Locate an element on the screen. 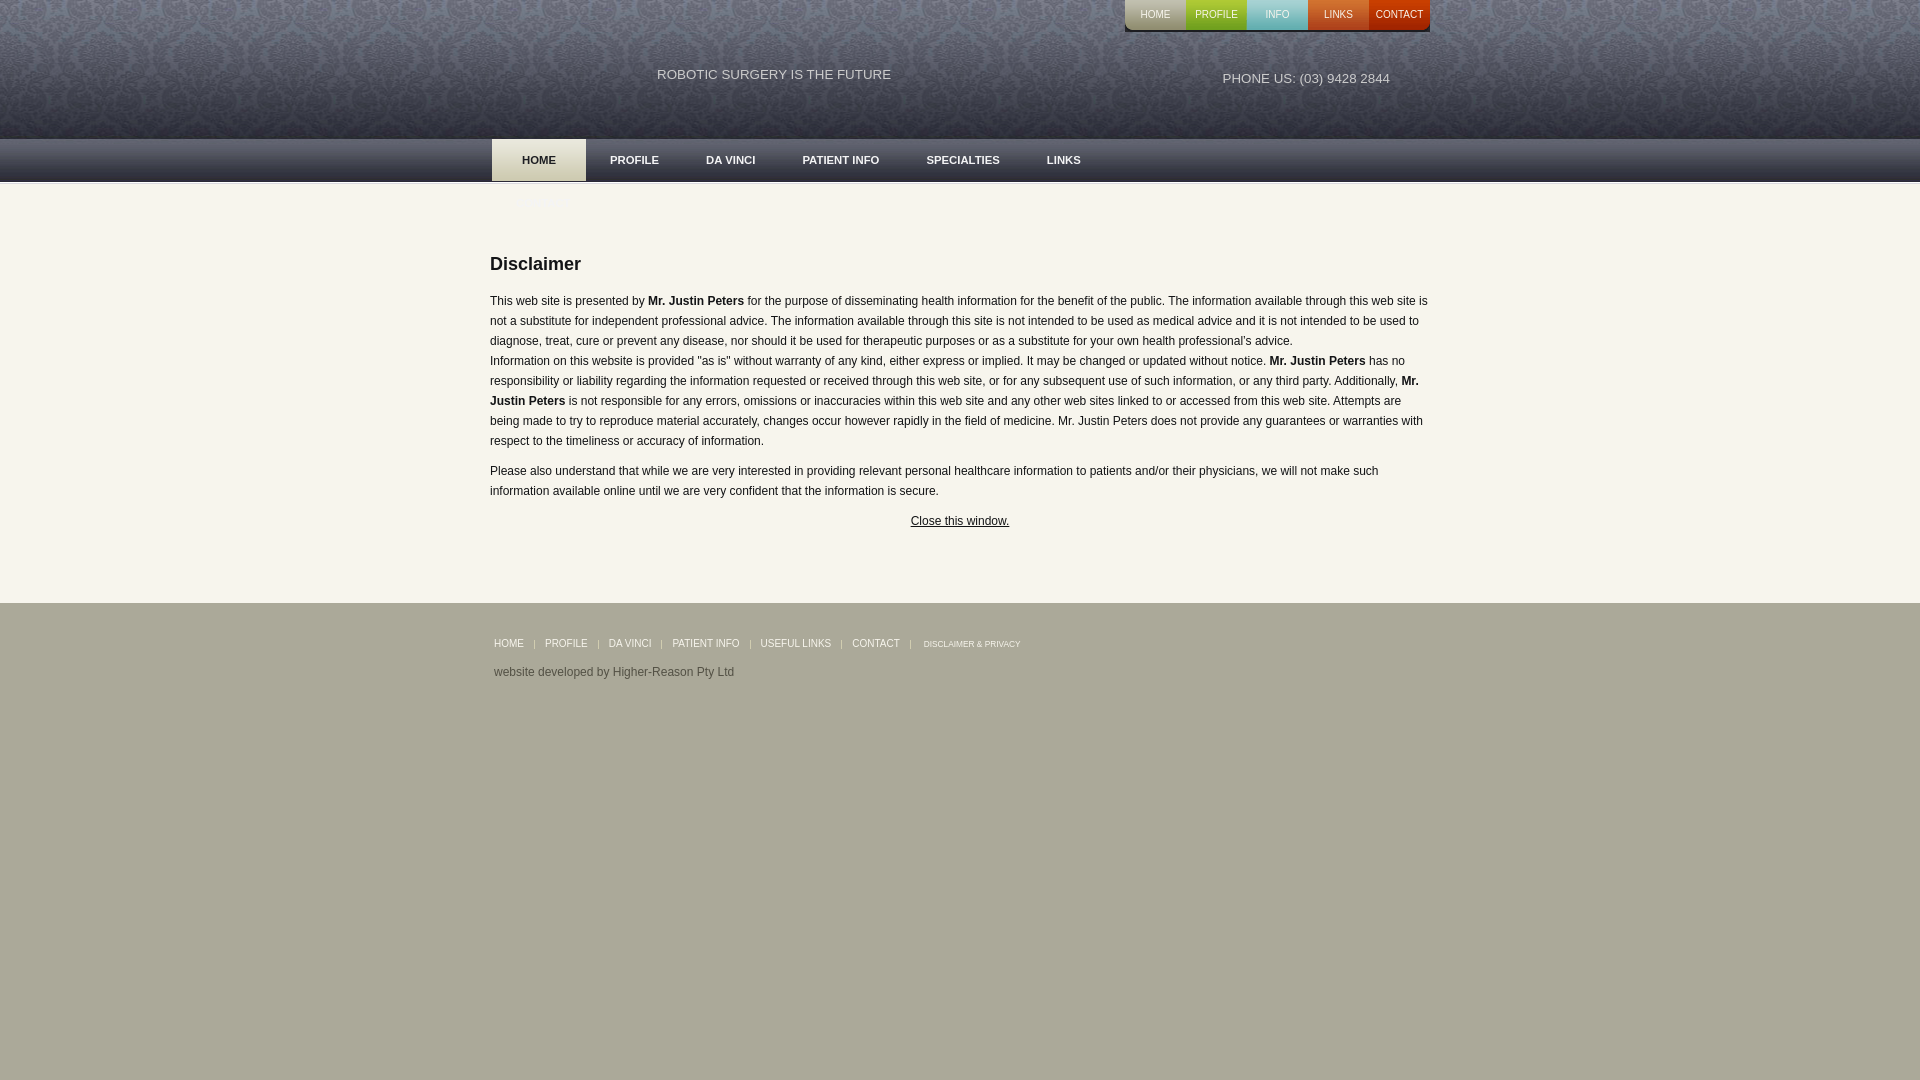  'PROFILE' is located at coordinates (584, 158).